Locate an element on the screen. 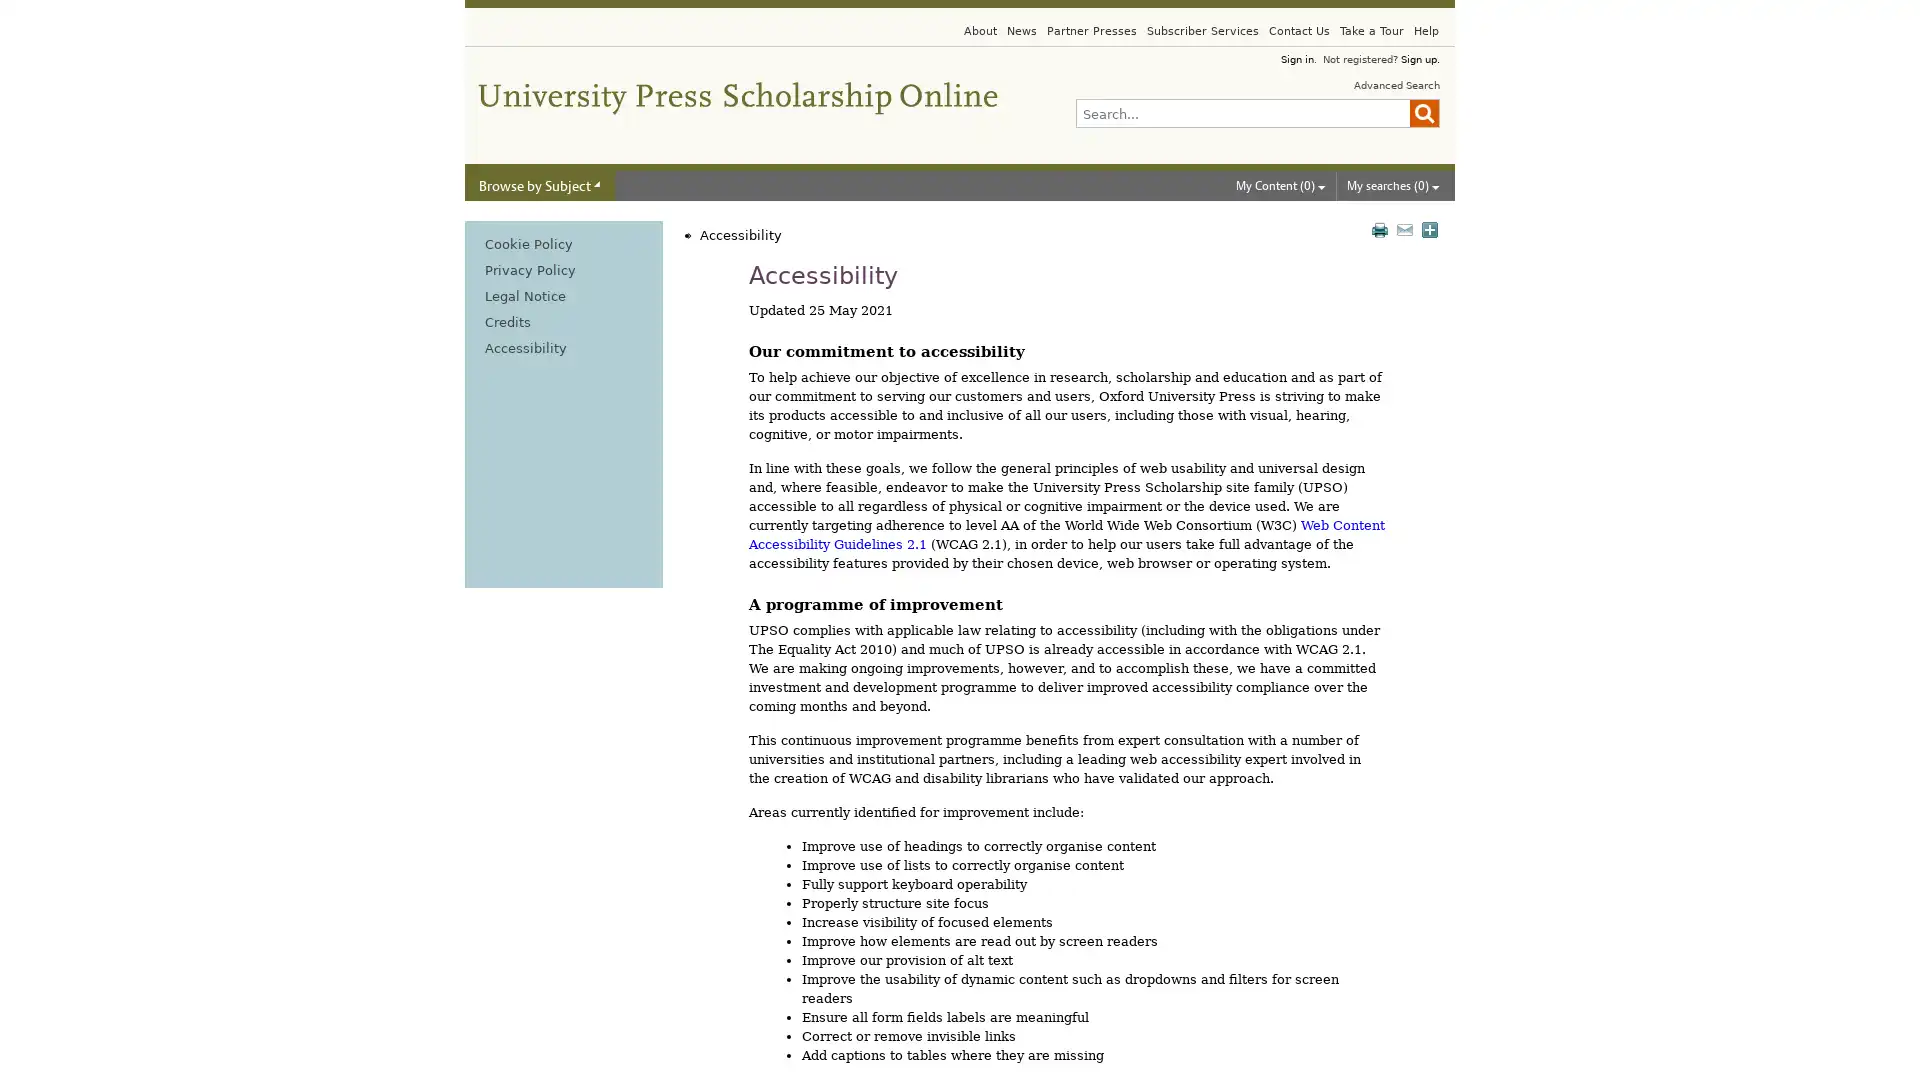  Share This is located at coordinates (1430, 229).